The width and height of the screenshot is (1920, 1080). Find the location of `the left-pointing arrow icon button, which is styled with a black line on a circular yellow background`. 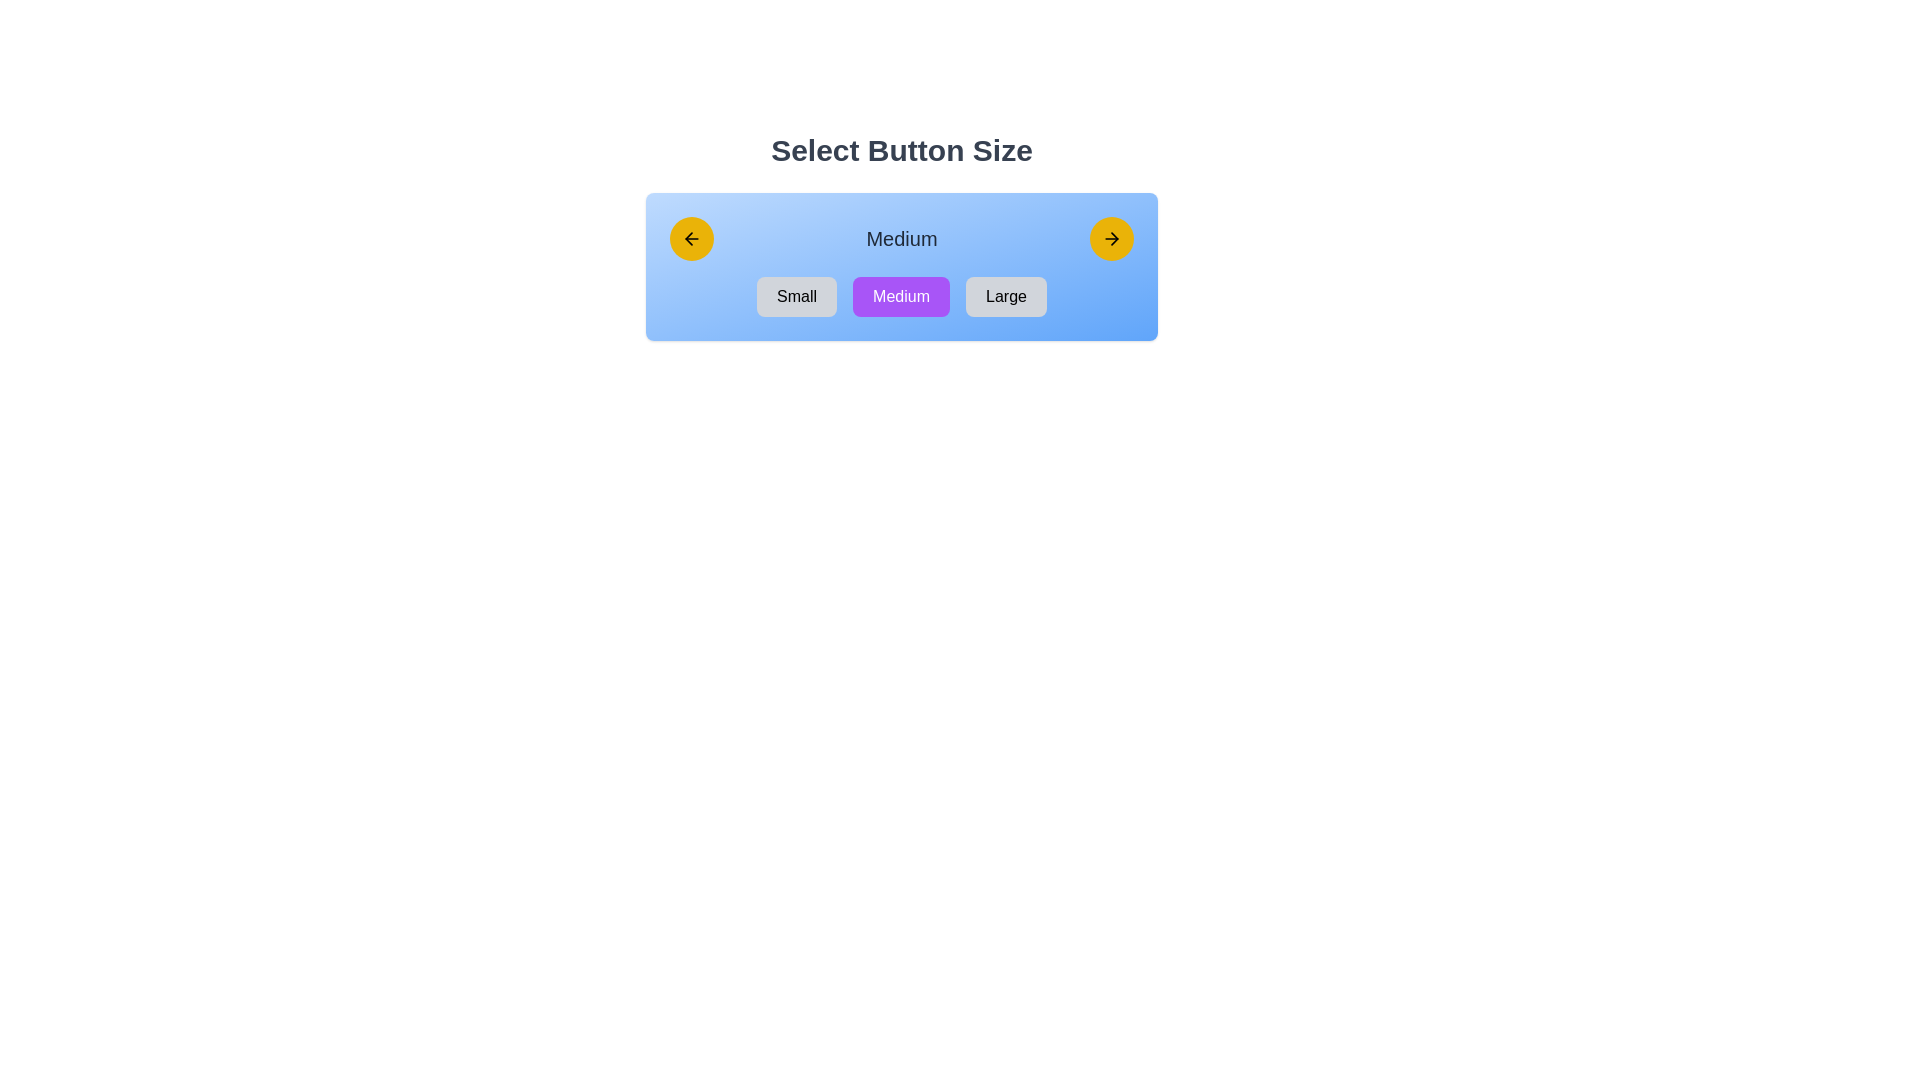

the left-pointing arrow icon button, which is styled with a black line on a circular yellow background is located at coordinates (691, 238).